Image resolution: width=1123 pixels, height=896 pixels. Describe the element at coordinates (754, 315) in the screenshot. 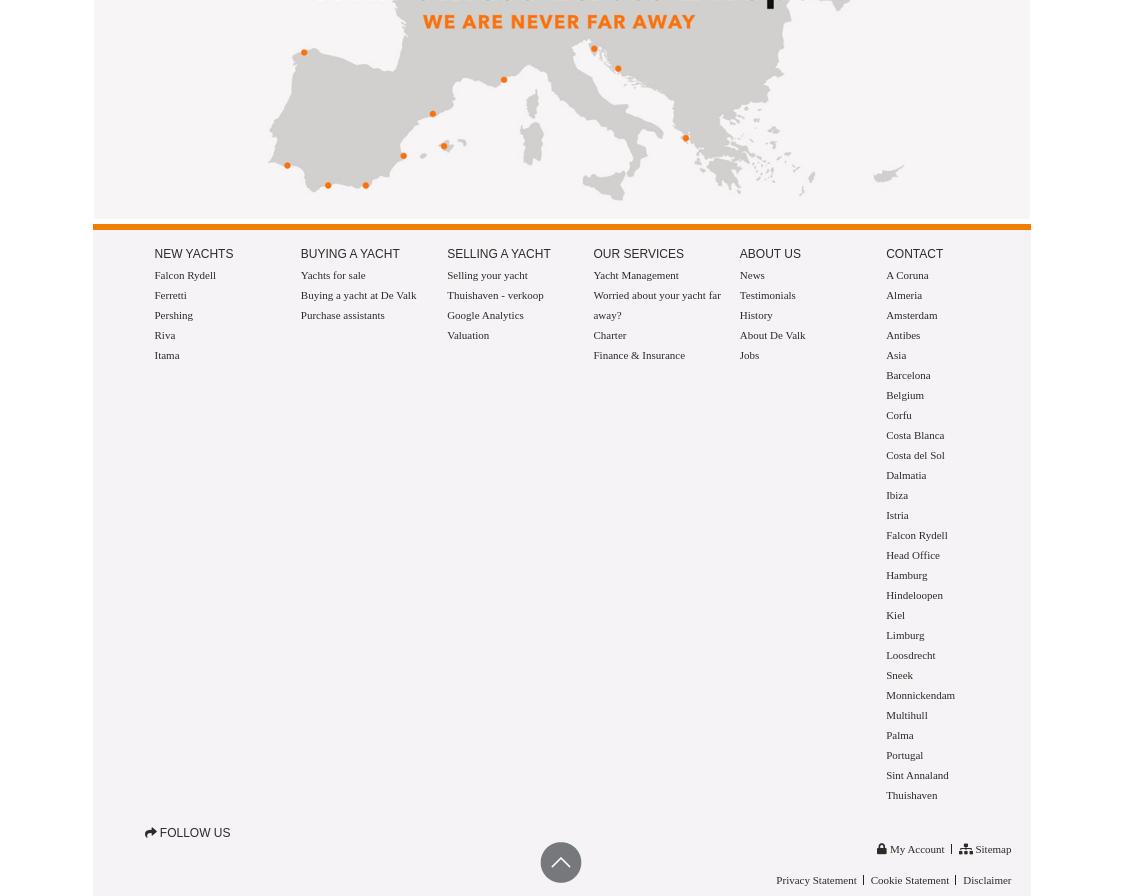

I see `'History'` at that location.